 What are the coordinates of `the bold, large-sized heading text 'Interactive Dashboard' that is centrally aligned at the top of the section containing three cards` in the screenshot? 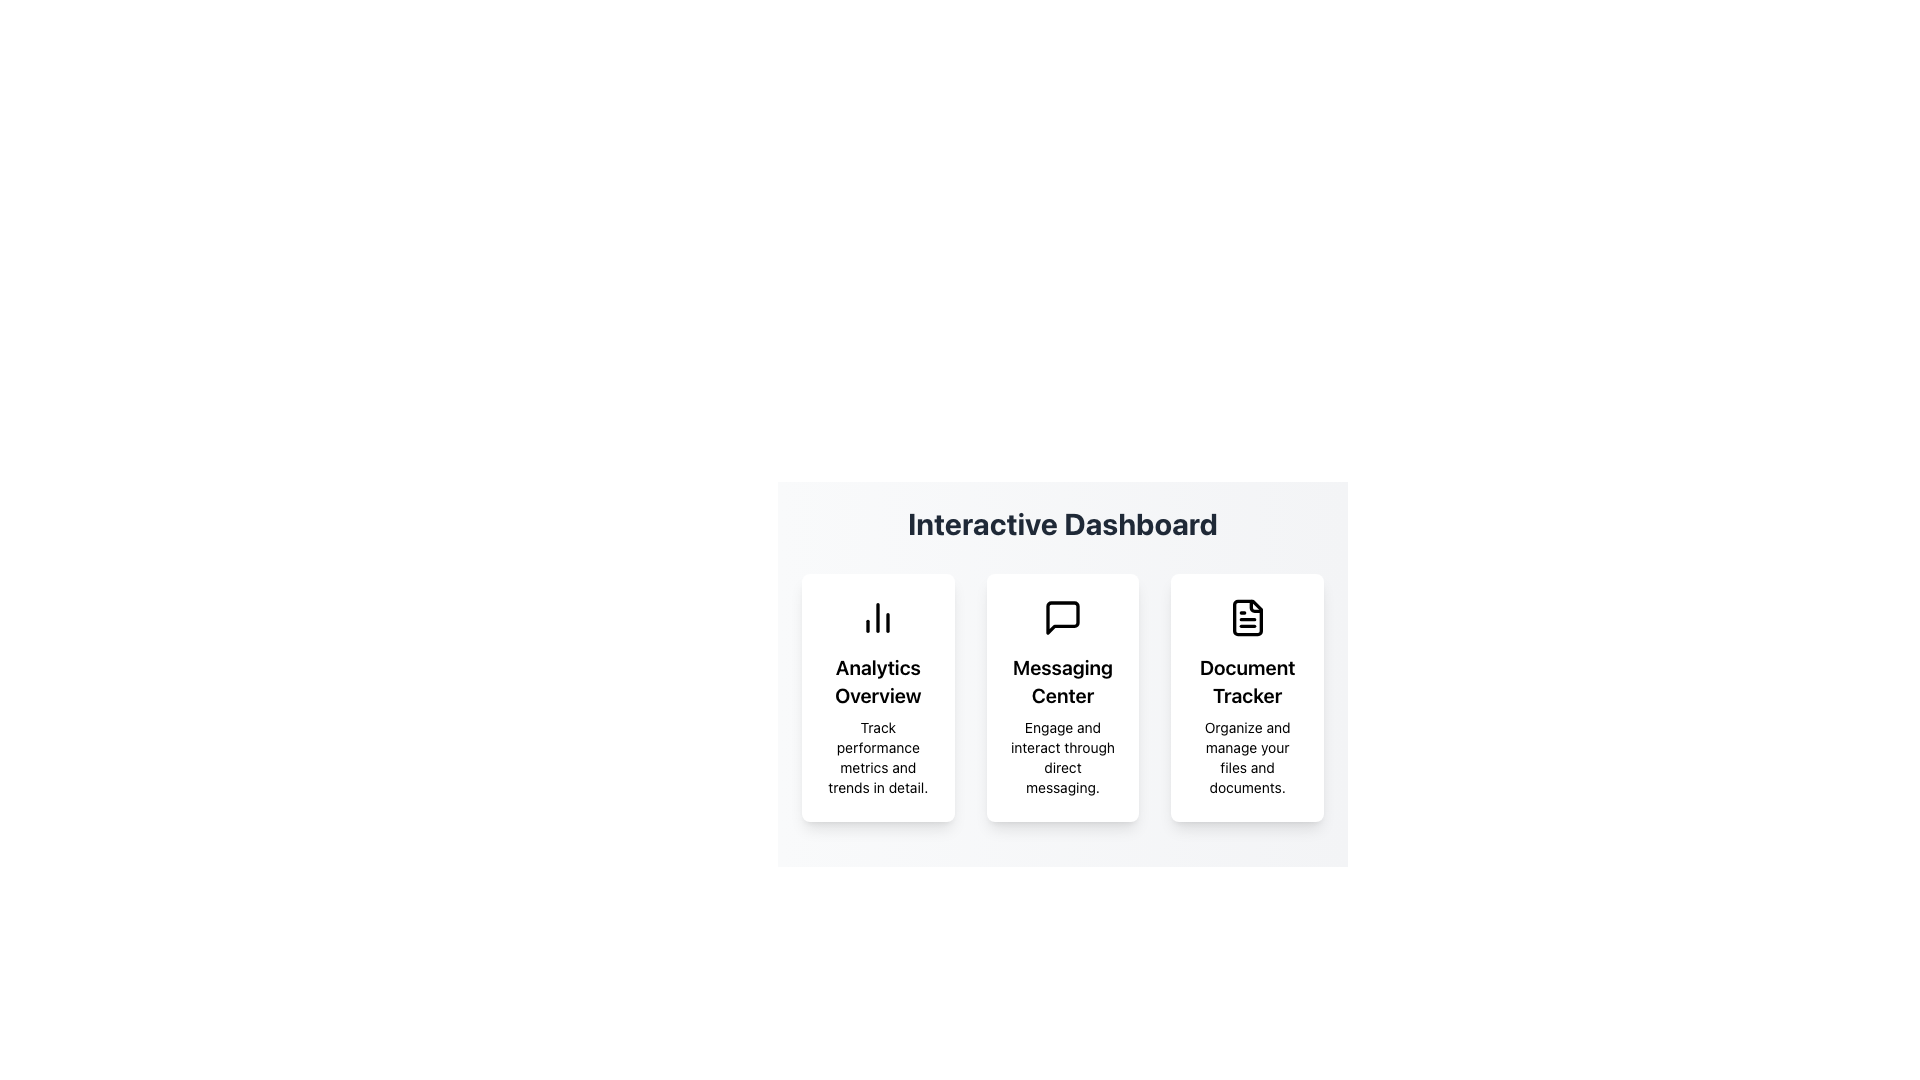 It's located at (1061, 523).